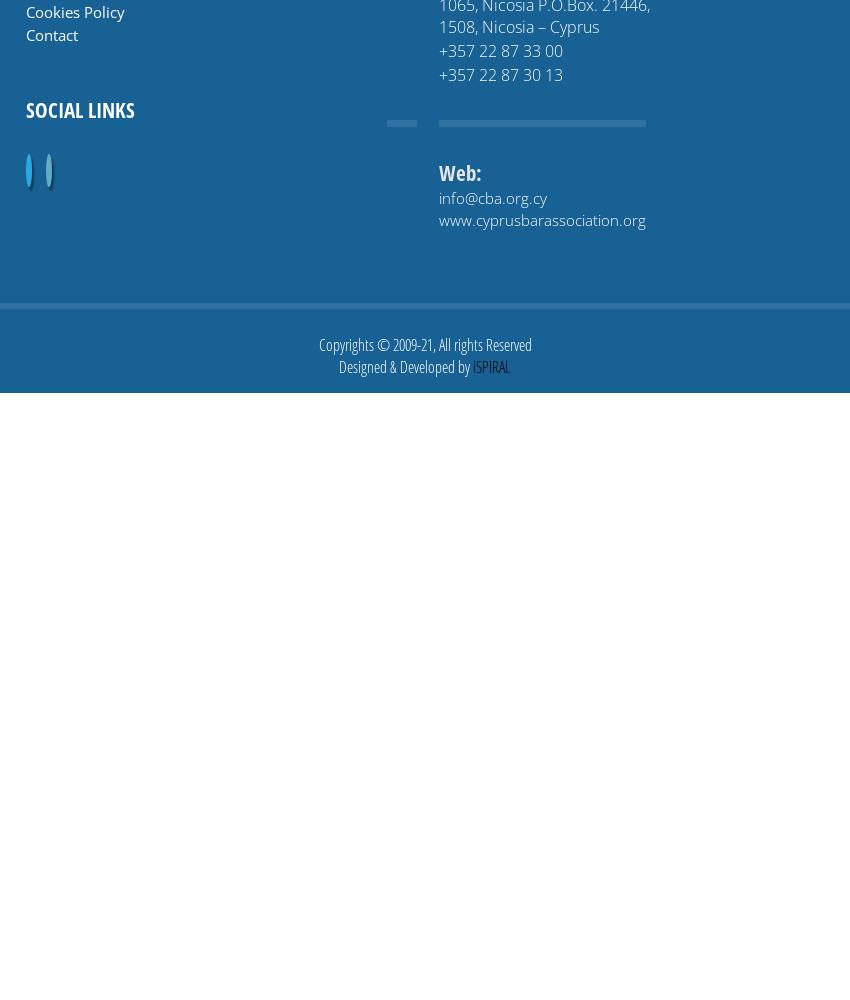 The image size is (850, 1000). I want to click on '+357 22 87 33 00', so click(500, 51).